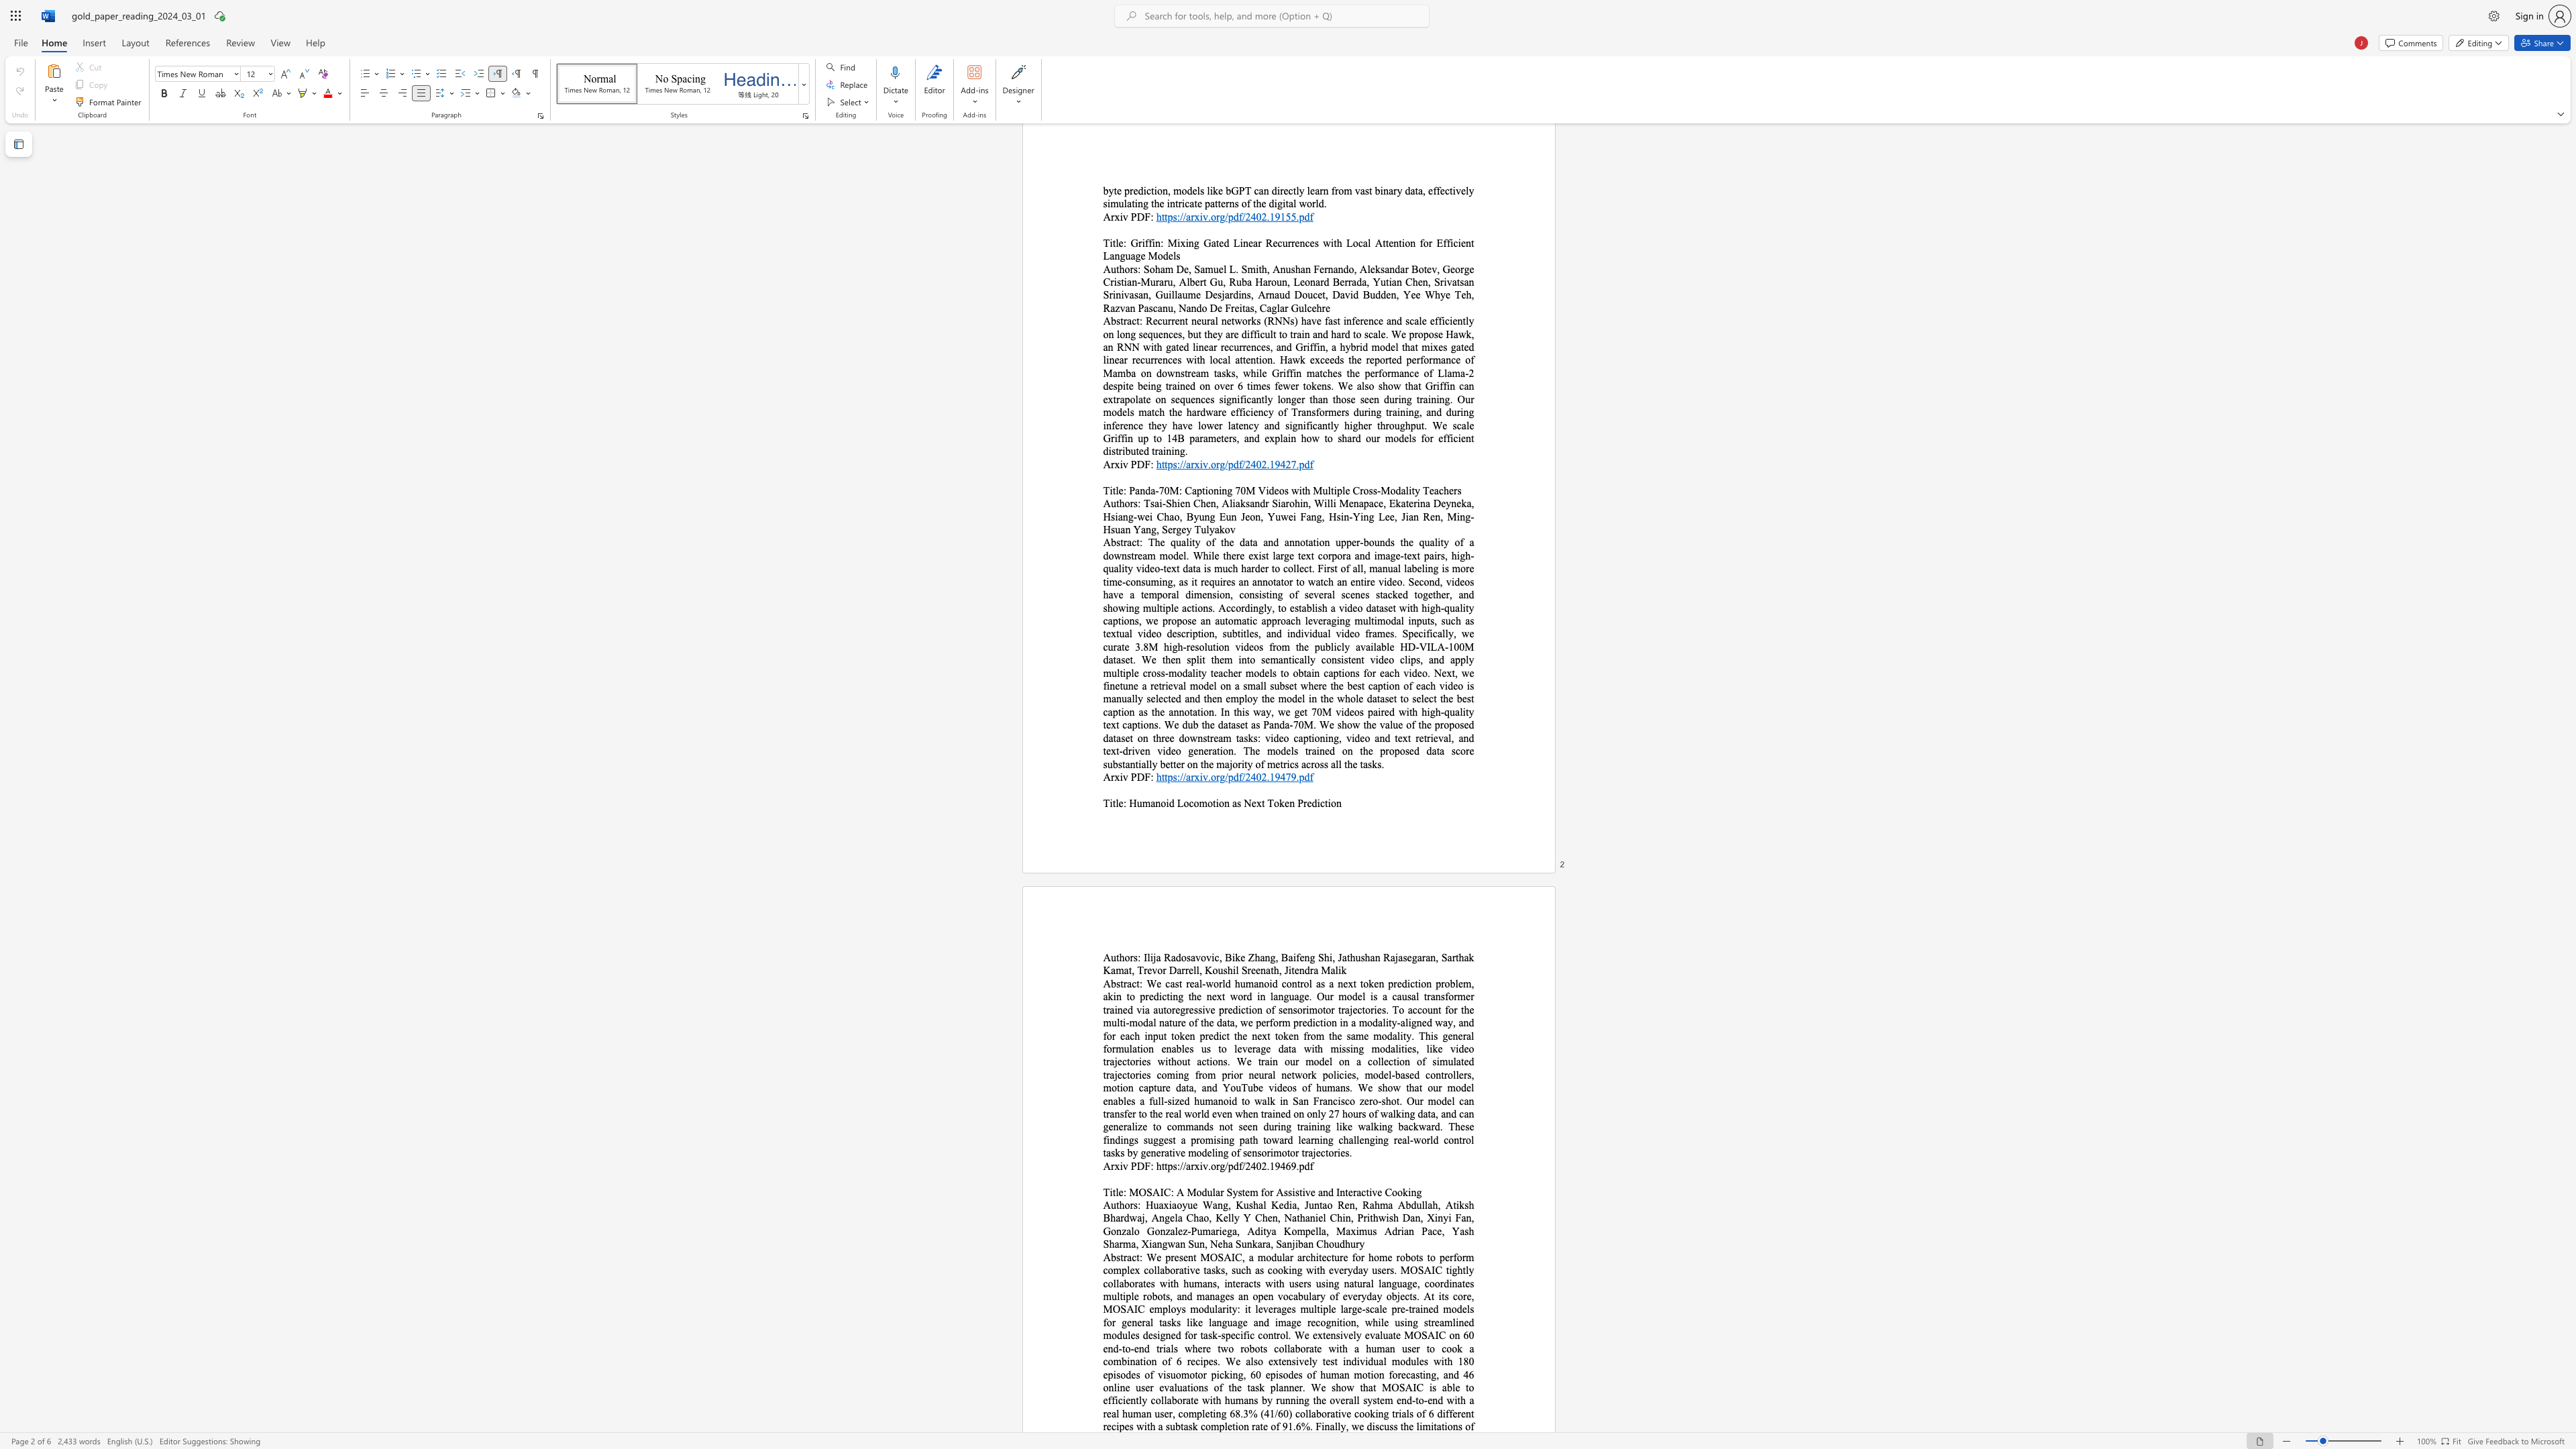 The height and width of the screenshot is (1449, 2576). I want to click on the subset text "ensively test individual modules with 180 episodes of visuomotor picking, 60 episodes of human motion forecasting, and 46 online user evaluations of the task planner. We show tha" within the text "We present MOSAIC, a modular architecture for home robots to perform complex collaborative tasks, such as cooking with everyday users. MOSAIC tightly collaborates with humans, interacts with users using natural language, coordinates multiple robots, and manages an open vocabulary of everyday objects. At its core, MOSAIC employs modularity: it leverages multiple large-scale pre-trained models for general tasks like language and image recognition, while using streamlined modules designed for task-specific control. We extensively evaluate MOSAIC on 60 end-to-end trials where two robots collaborate with a human user to cook a combination of 6 recipes. We also extensively test individual modules with 180 episodes of visuomotor picking, 60 episodes of human motion forecasting, and 46 online user evaluations of the task planner. We show that MOSAIC is able to efficiently collaborate with humans by running the overall system end-to-end with a real human user, completing 68.3% (41/60) collaborative cooking trials of 6 different recipes with a subtask completion rate", so click(1280, 1360).